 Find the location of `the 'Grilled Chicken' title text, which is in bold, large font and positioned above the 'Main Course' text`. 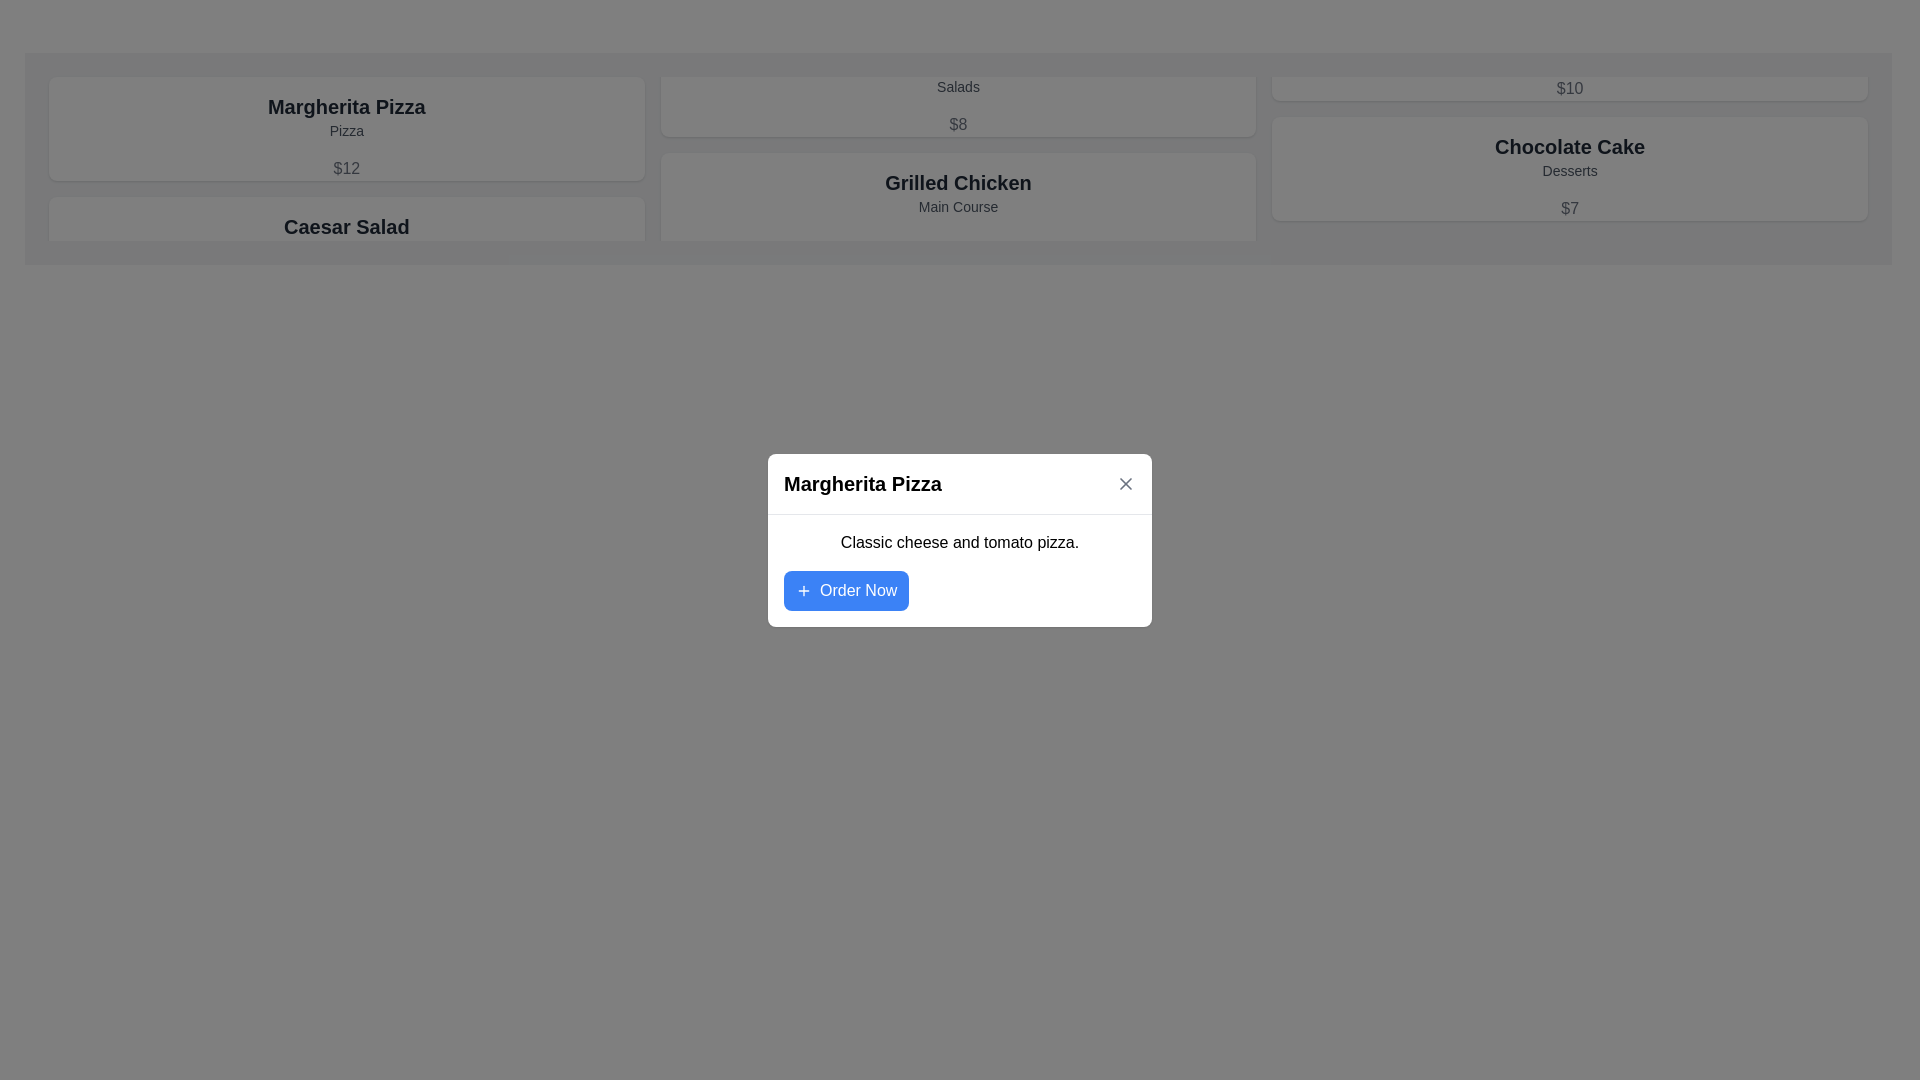

the 'Grilled Chicken' title text, which is in bold, large font and positioned above the 'Main Course' text is located at coordinates (957, 182).